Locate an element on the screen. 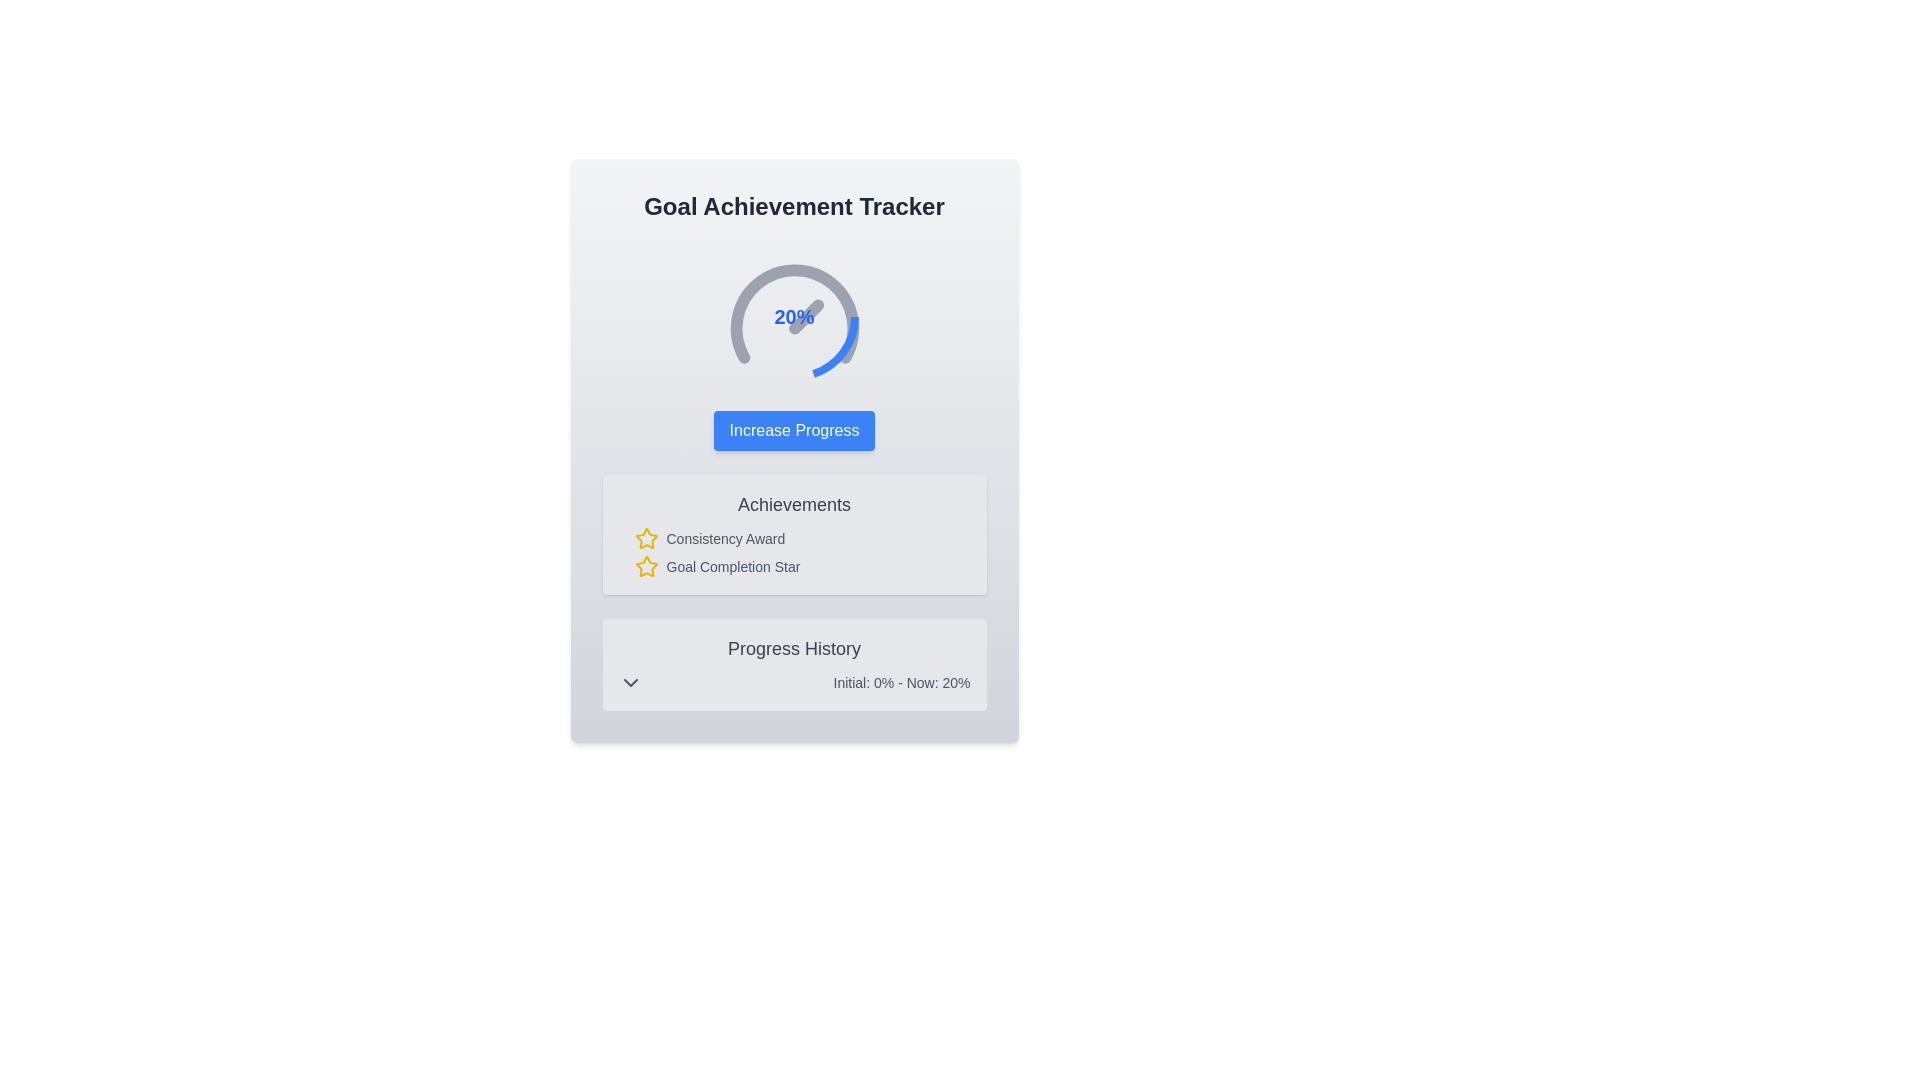 The image size is (1920, 1080). the Circular Progress Indicator, which is styled with blue accents and displays a progress percentage of '20%' in the center, located within the 'Goal Achievement Tracker' card is located at coordinates (793, 315).